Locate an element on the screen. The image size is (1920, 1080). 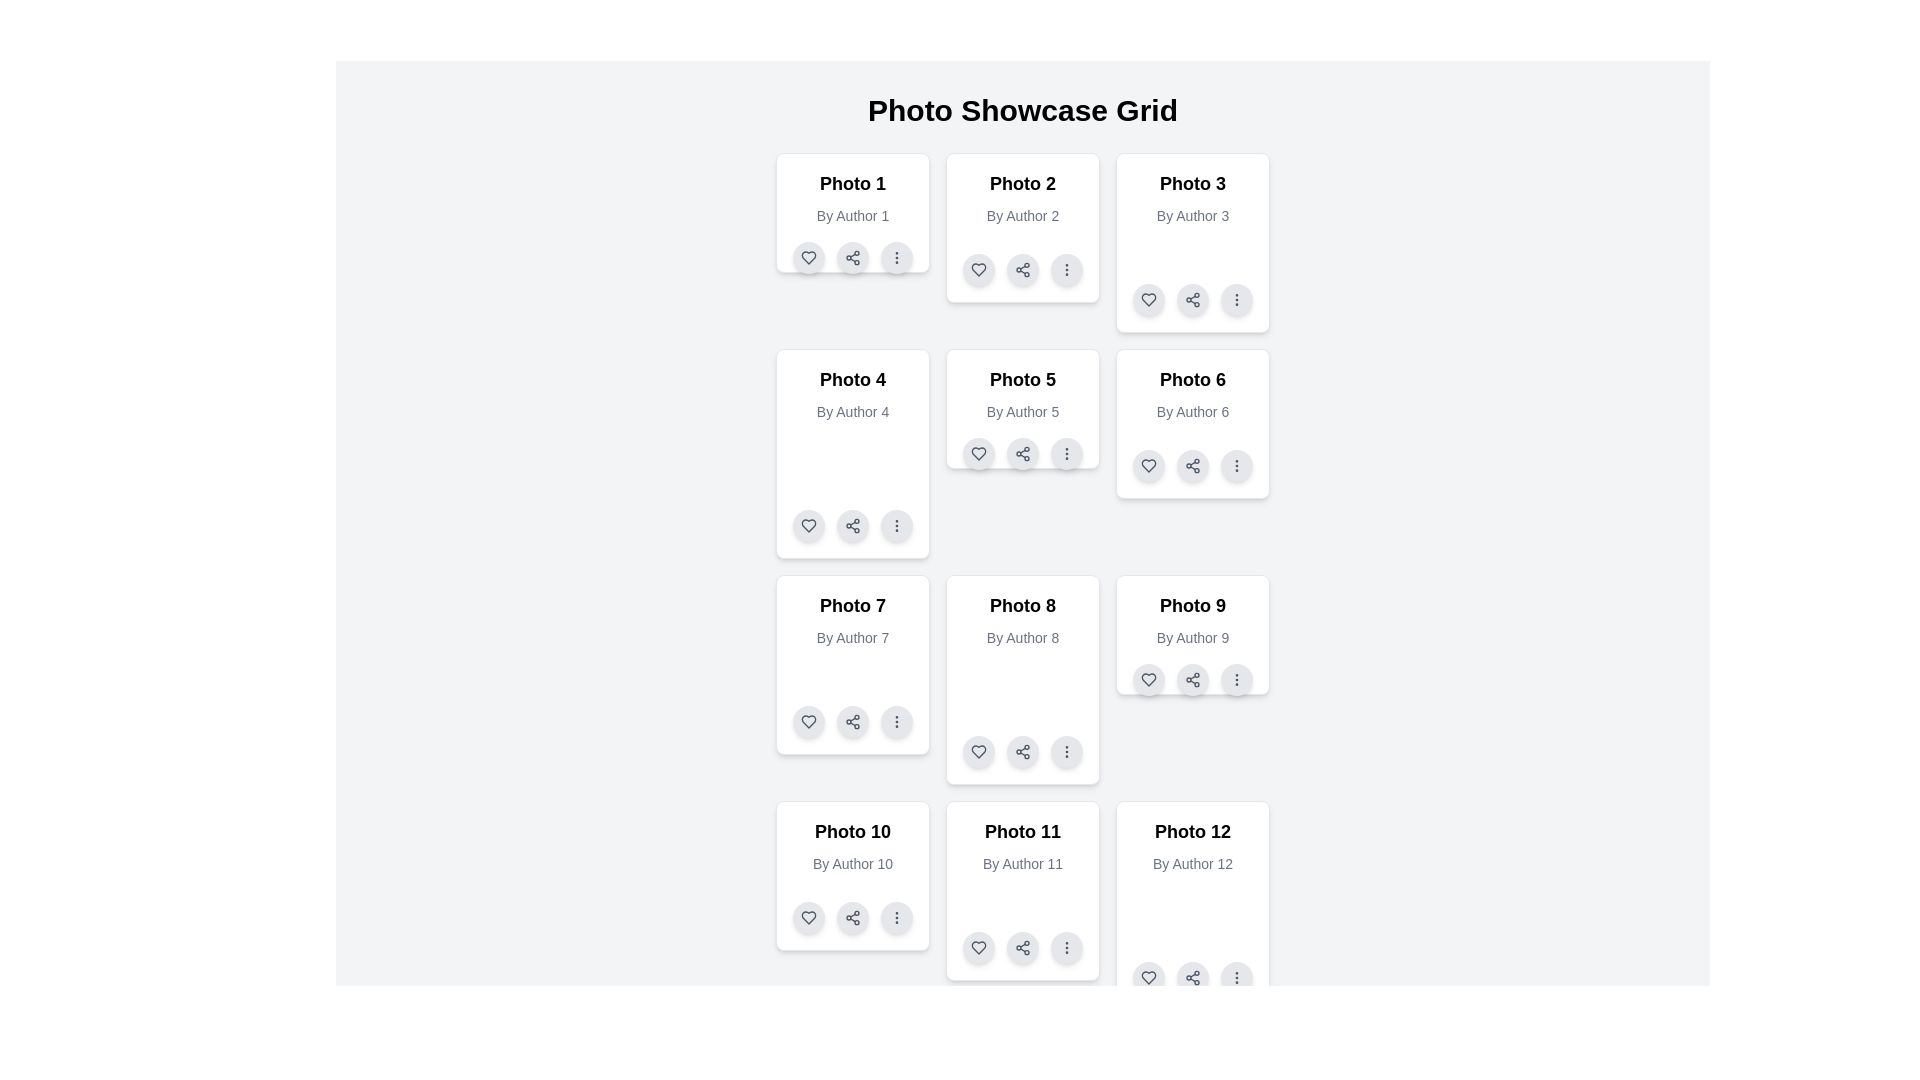
the button located is located at coordinates (896, 721).